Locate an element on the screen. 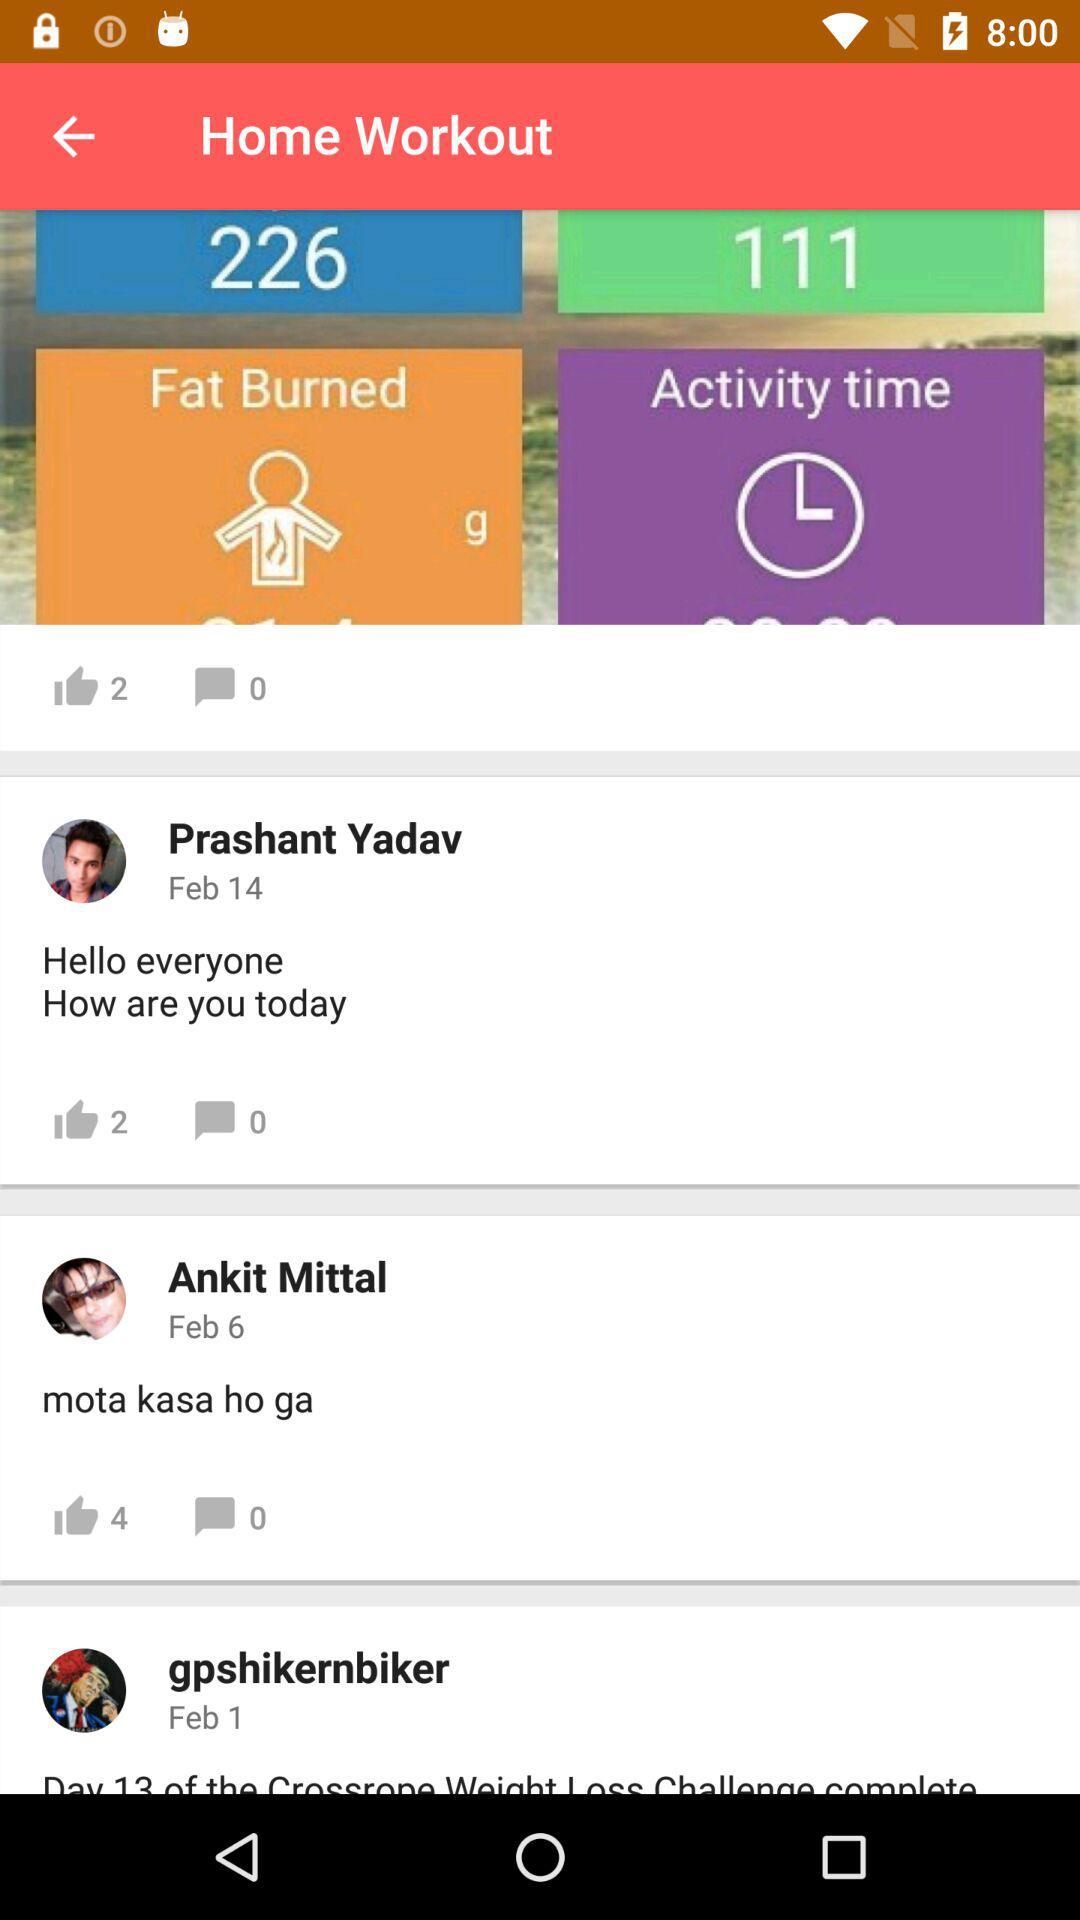  context image is located at coordinates (83, 1689).